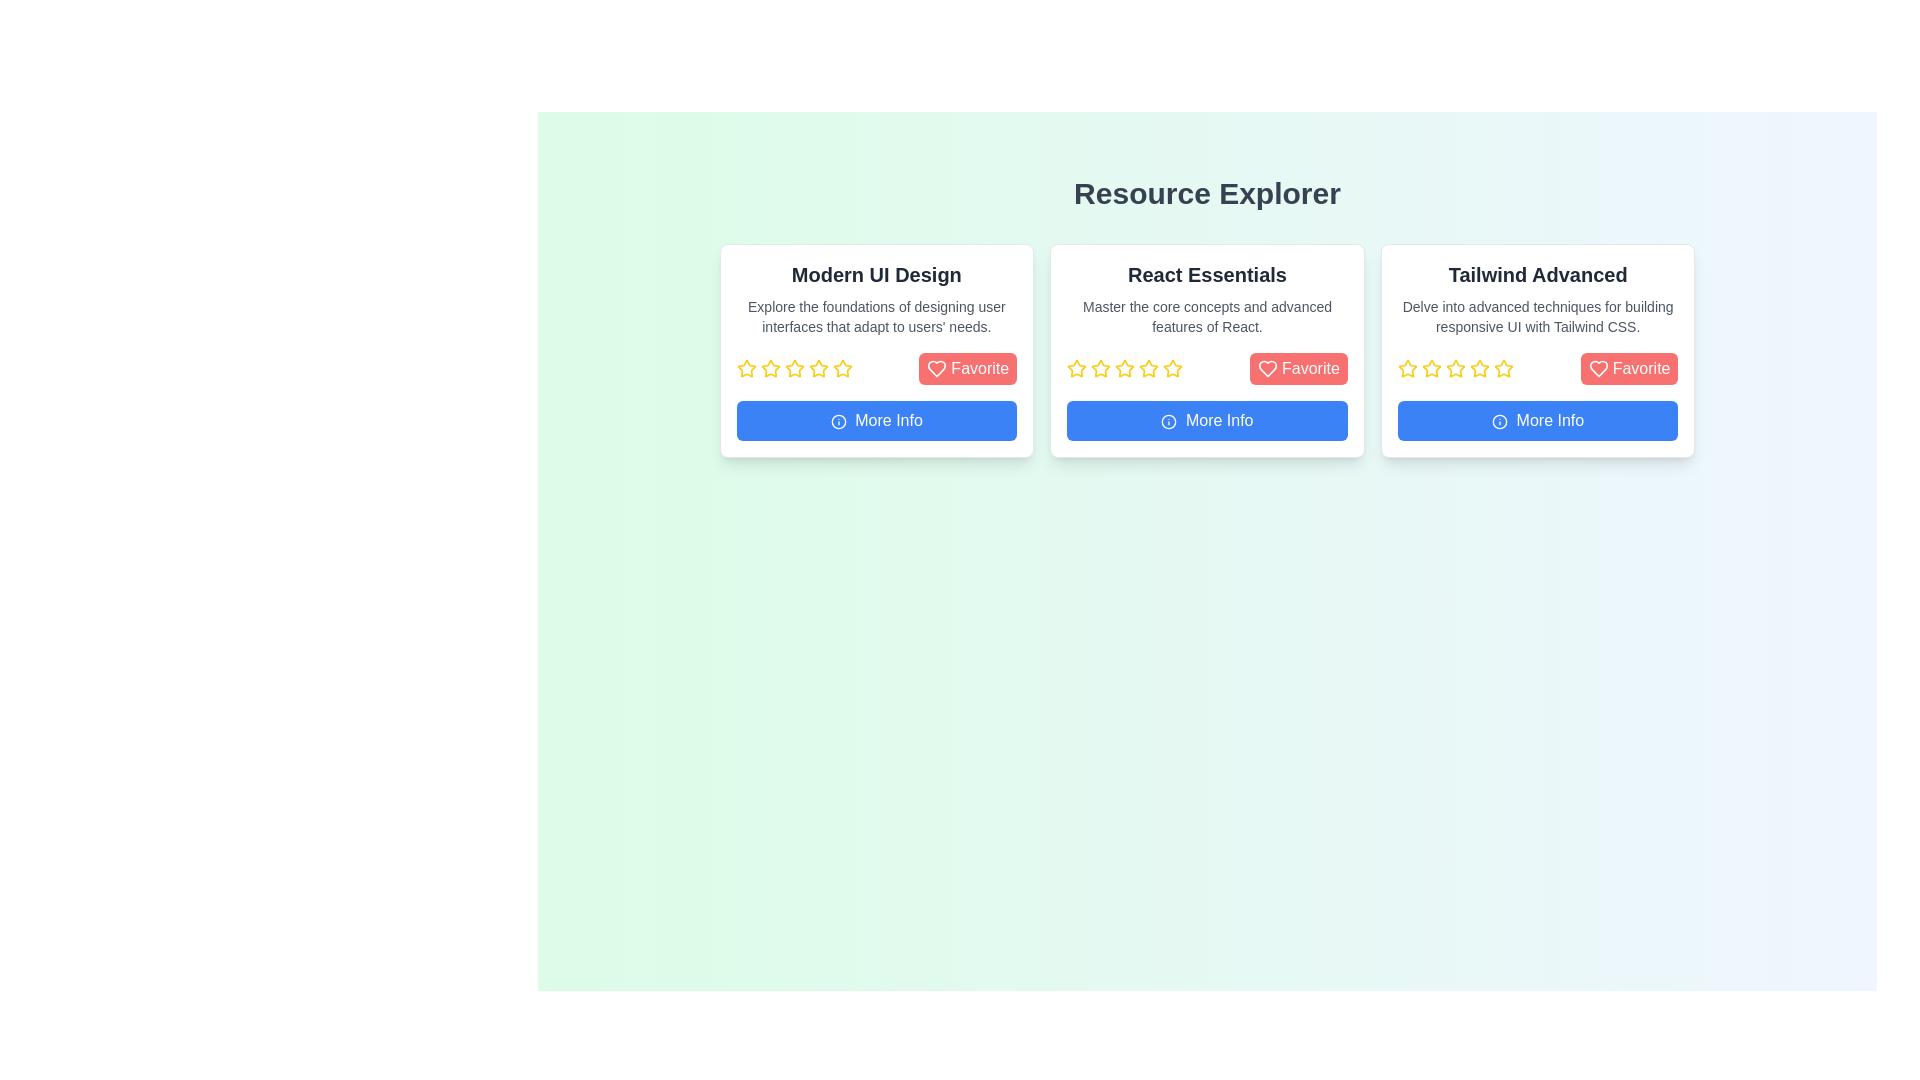 The image size is (1920, 1080). Describe the element at coordinates (1125, 369) in the screenshot. I see `the fourth star icon from the left in the row of five stars below the 'React Essentials' card` at that location.